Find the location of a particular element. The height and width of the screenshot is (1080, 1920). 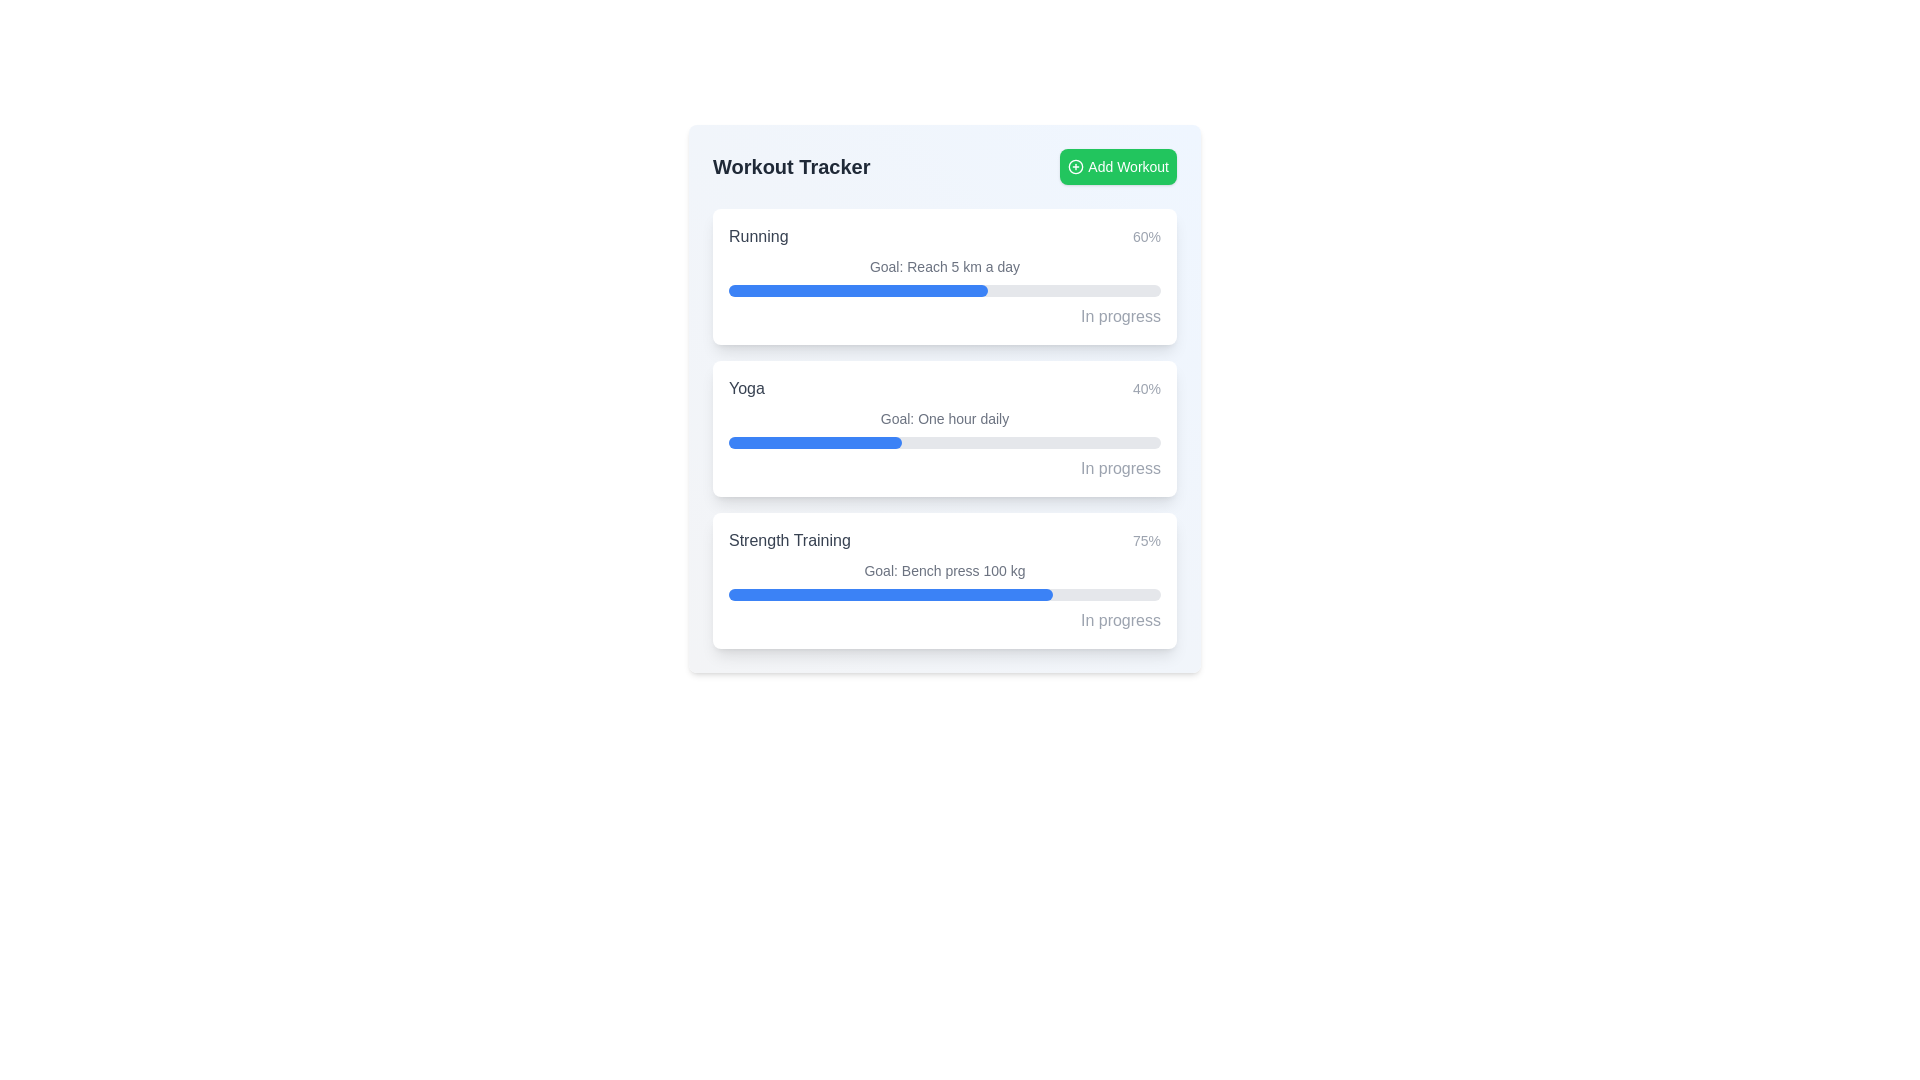

the horizontal progress bar styled with a rounded rectangular background in light gray and a filled portion in blue, which is part of the 'Yoga' card labeled with 'Goal: One hour daily' and '40%' is located at coordinates (944, 442).